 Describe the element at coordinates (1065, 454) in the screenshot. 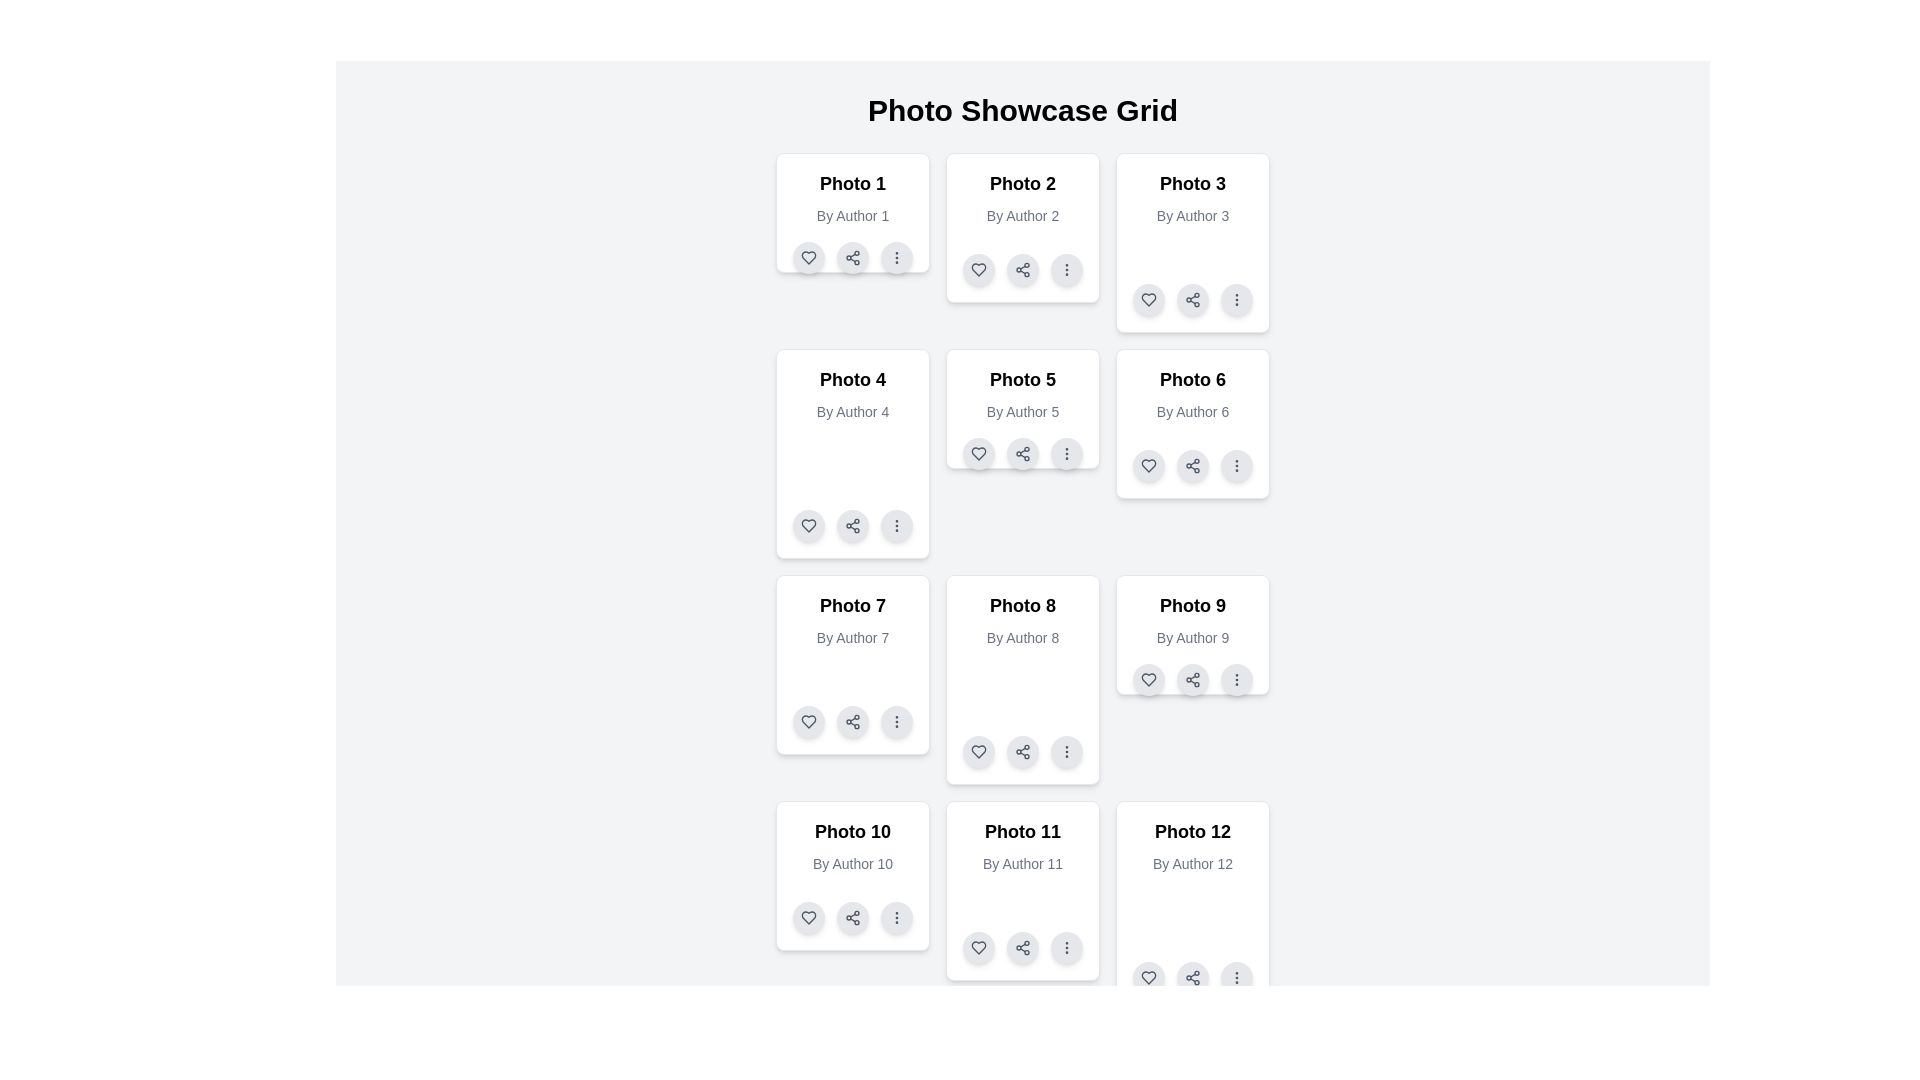

I see `the circular button with a light gray background and three vertically aligned gray dots at its center, located in the bottom right corner of the 'Photo 5' card` at that location.